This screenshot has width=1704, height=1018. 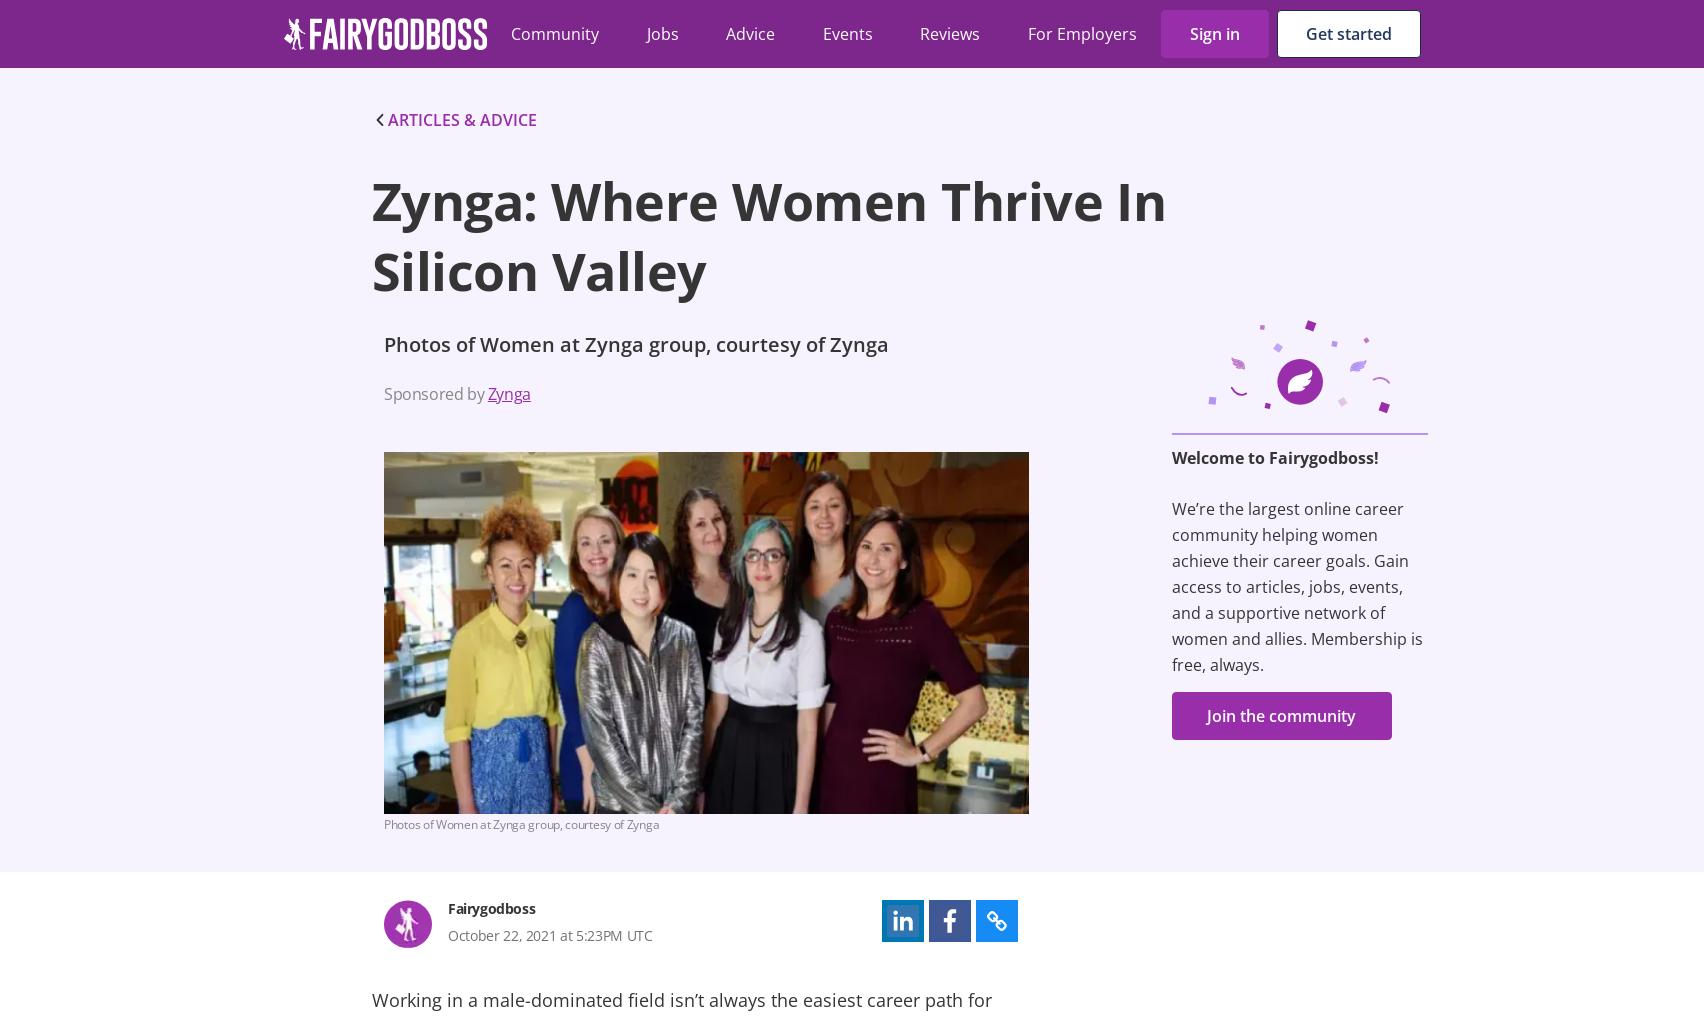 I want to click on 'ARTICLES & ADVICE', so click(x=462, y=119).